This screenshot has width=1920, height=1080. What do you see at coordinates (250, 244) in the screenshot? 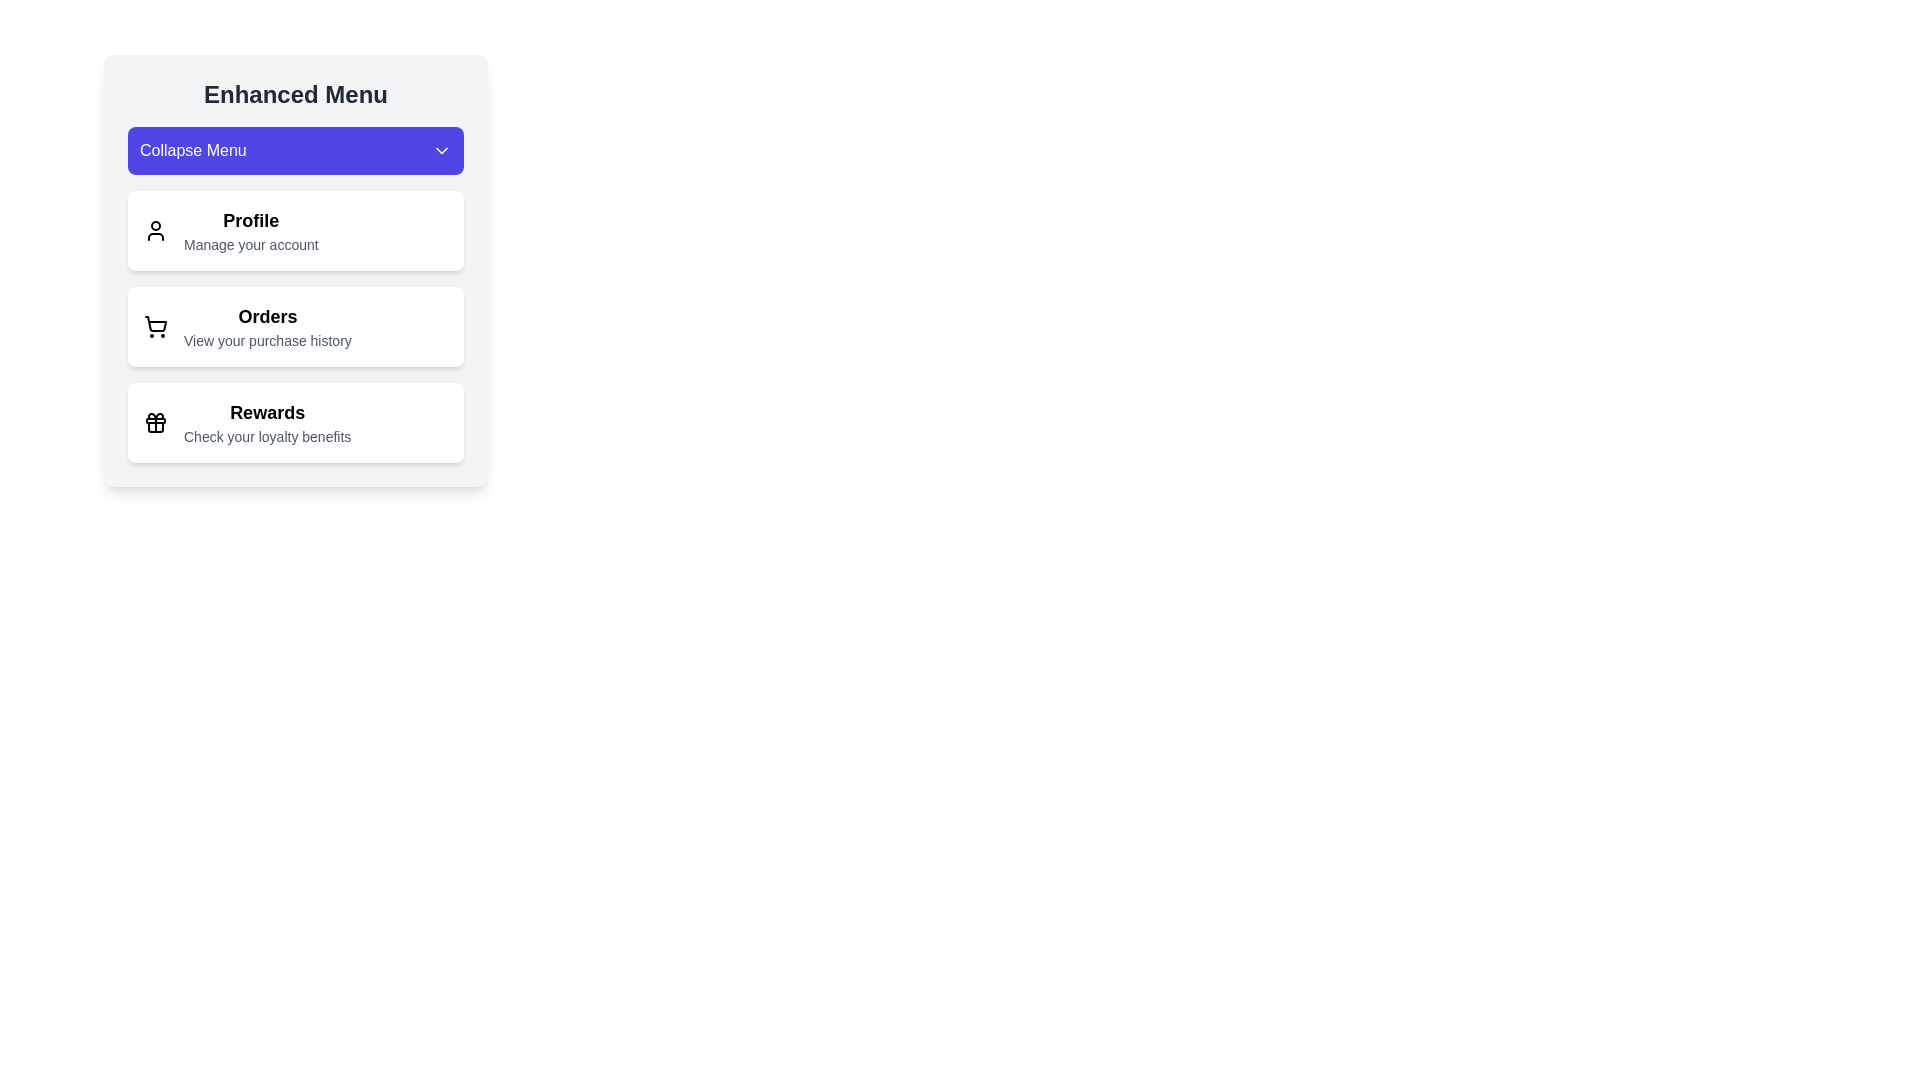
I see `the descriptive text label located below the bolded 'Profile' text in the first card of the vertically stacked list` at bounding box center [250, 244].